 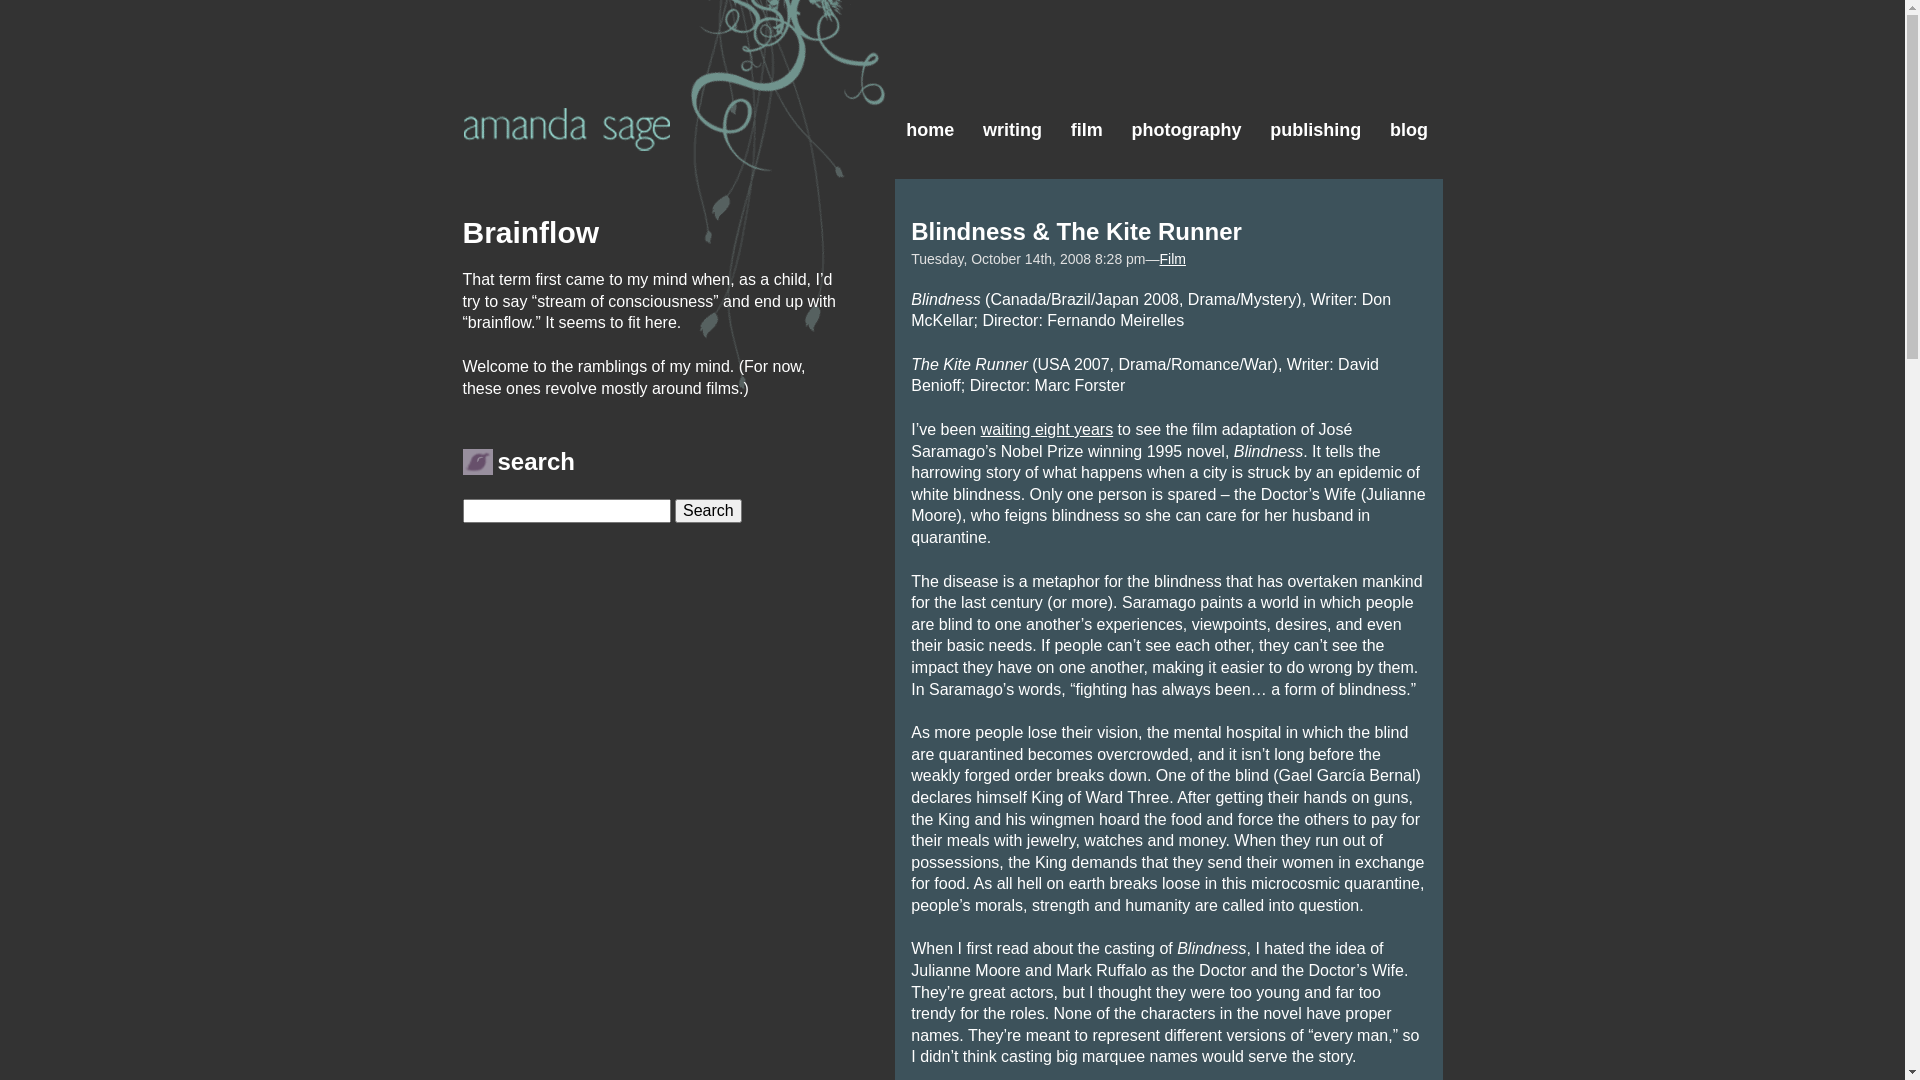 What do you see at coordinates (1315, 80) in the screenshot?
I see `'publishing'` at bounding box center [1315, 80].